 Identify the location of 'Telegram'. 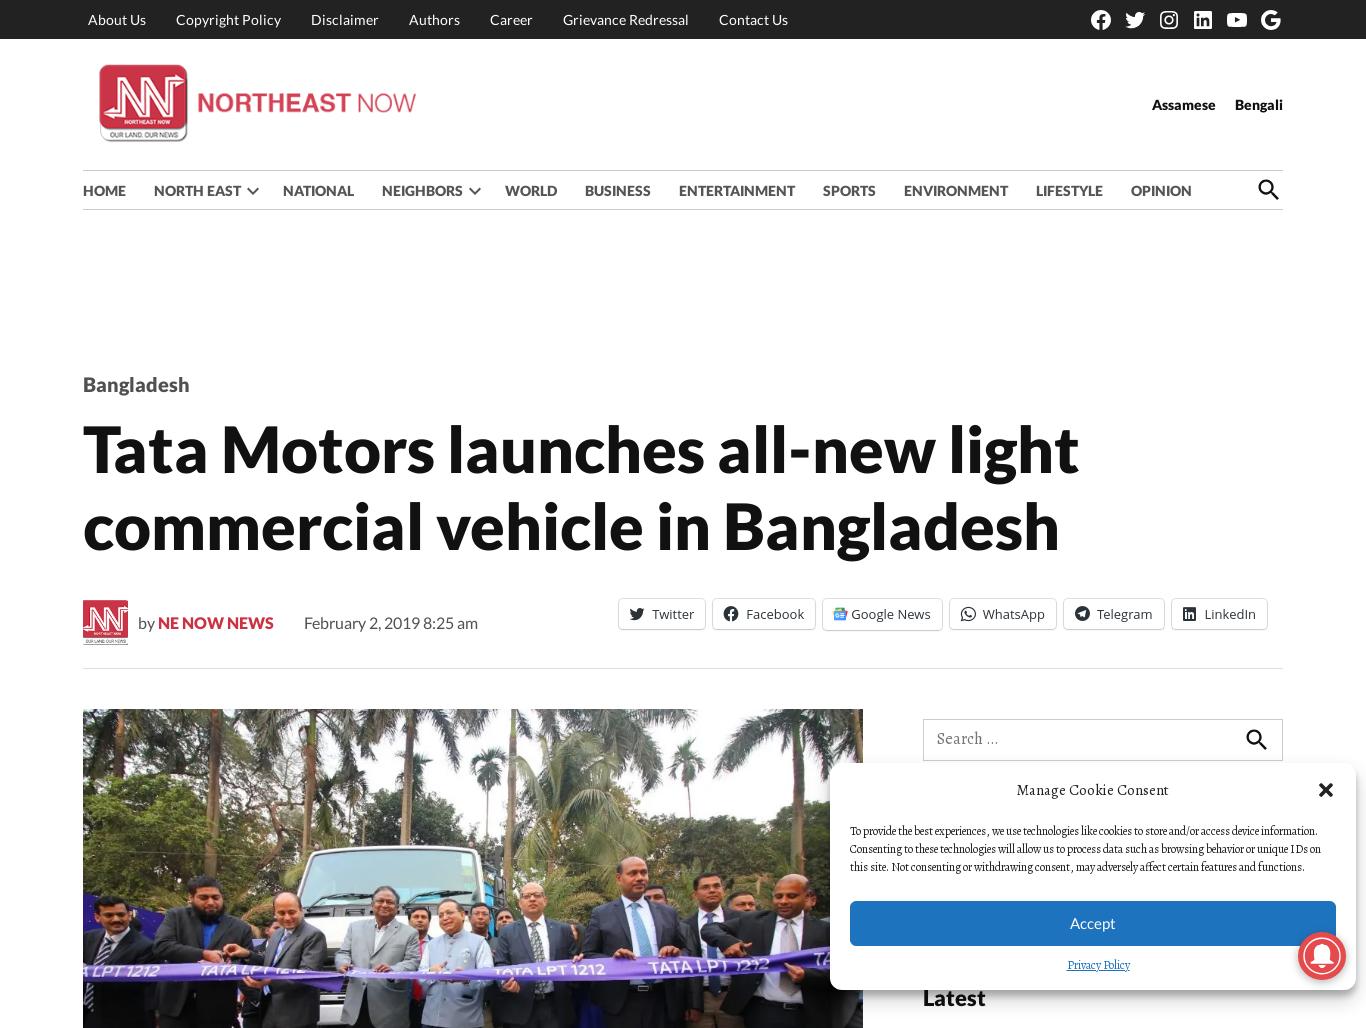
(1122, 611).